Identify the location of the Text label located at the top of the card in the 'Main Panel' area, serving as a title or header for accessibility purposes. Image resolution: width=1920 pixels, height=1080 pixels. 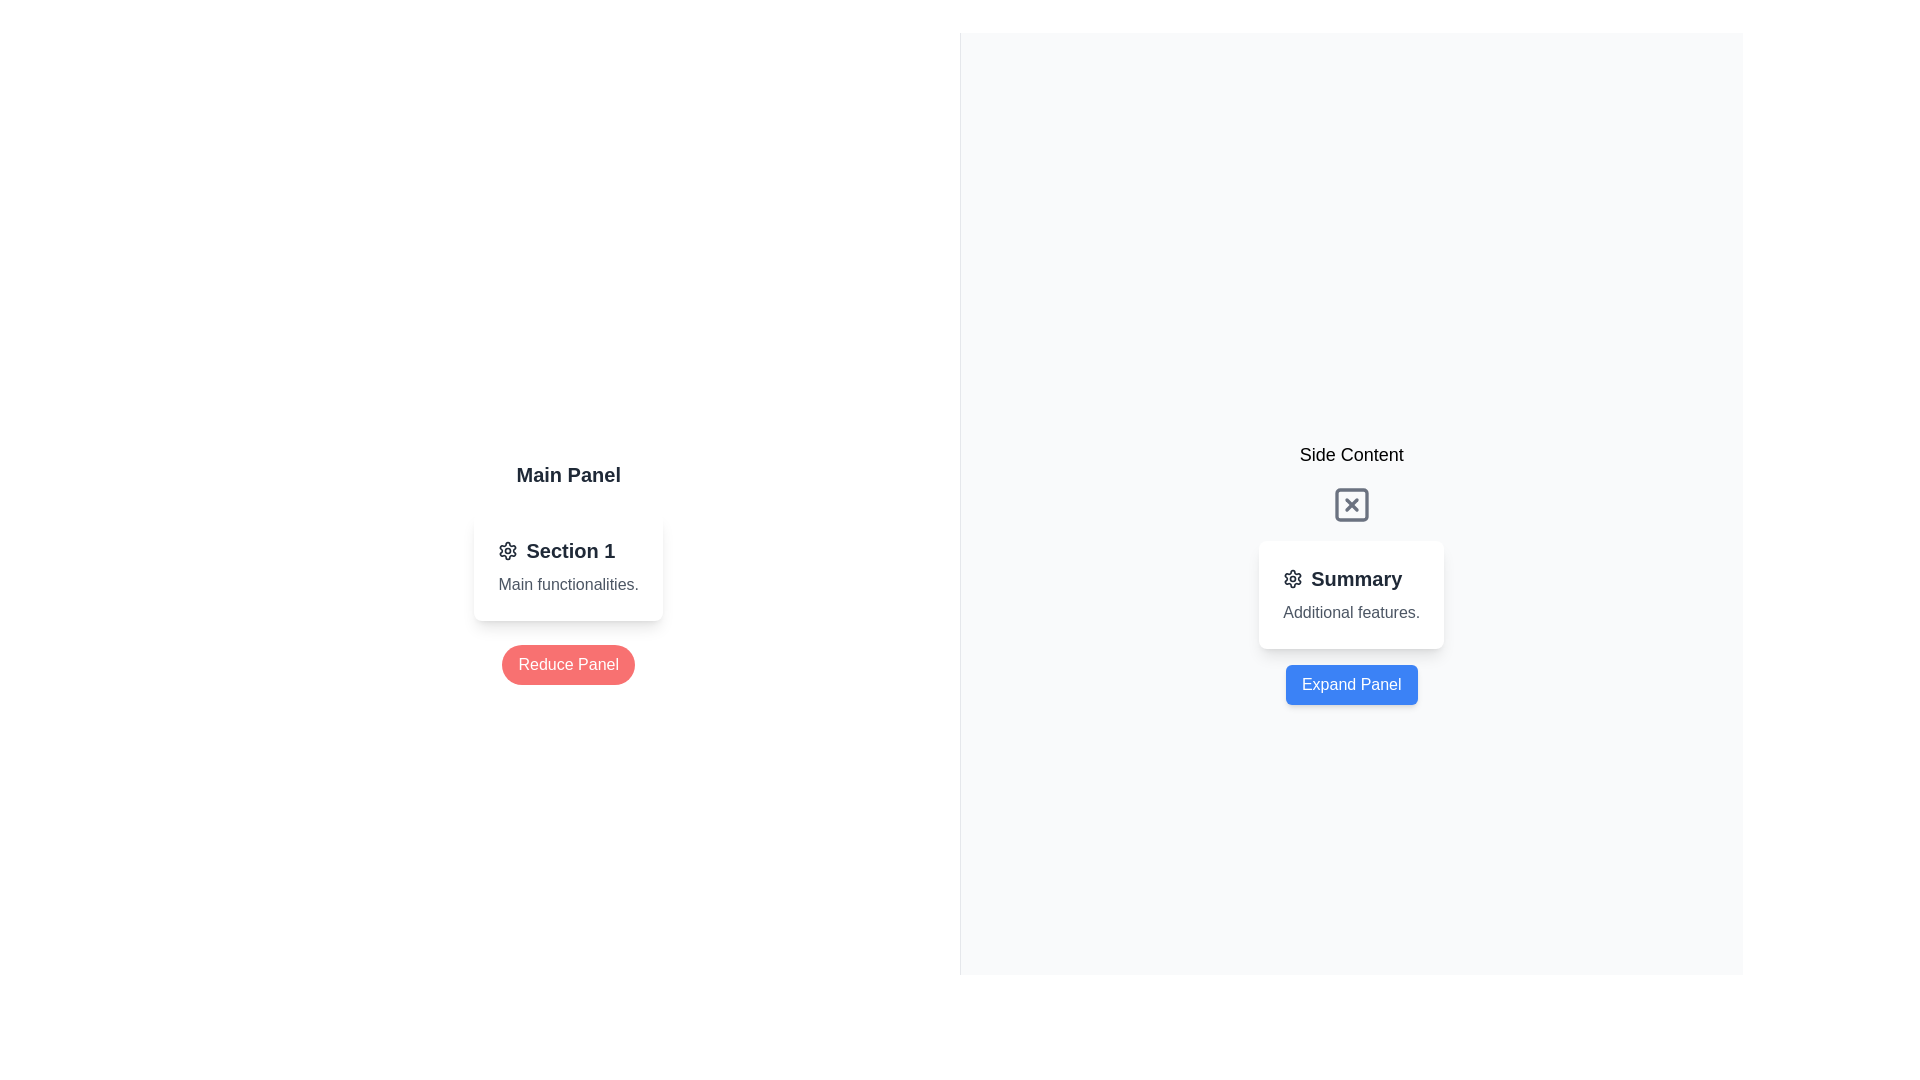
(556, 551).